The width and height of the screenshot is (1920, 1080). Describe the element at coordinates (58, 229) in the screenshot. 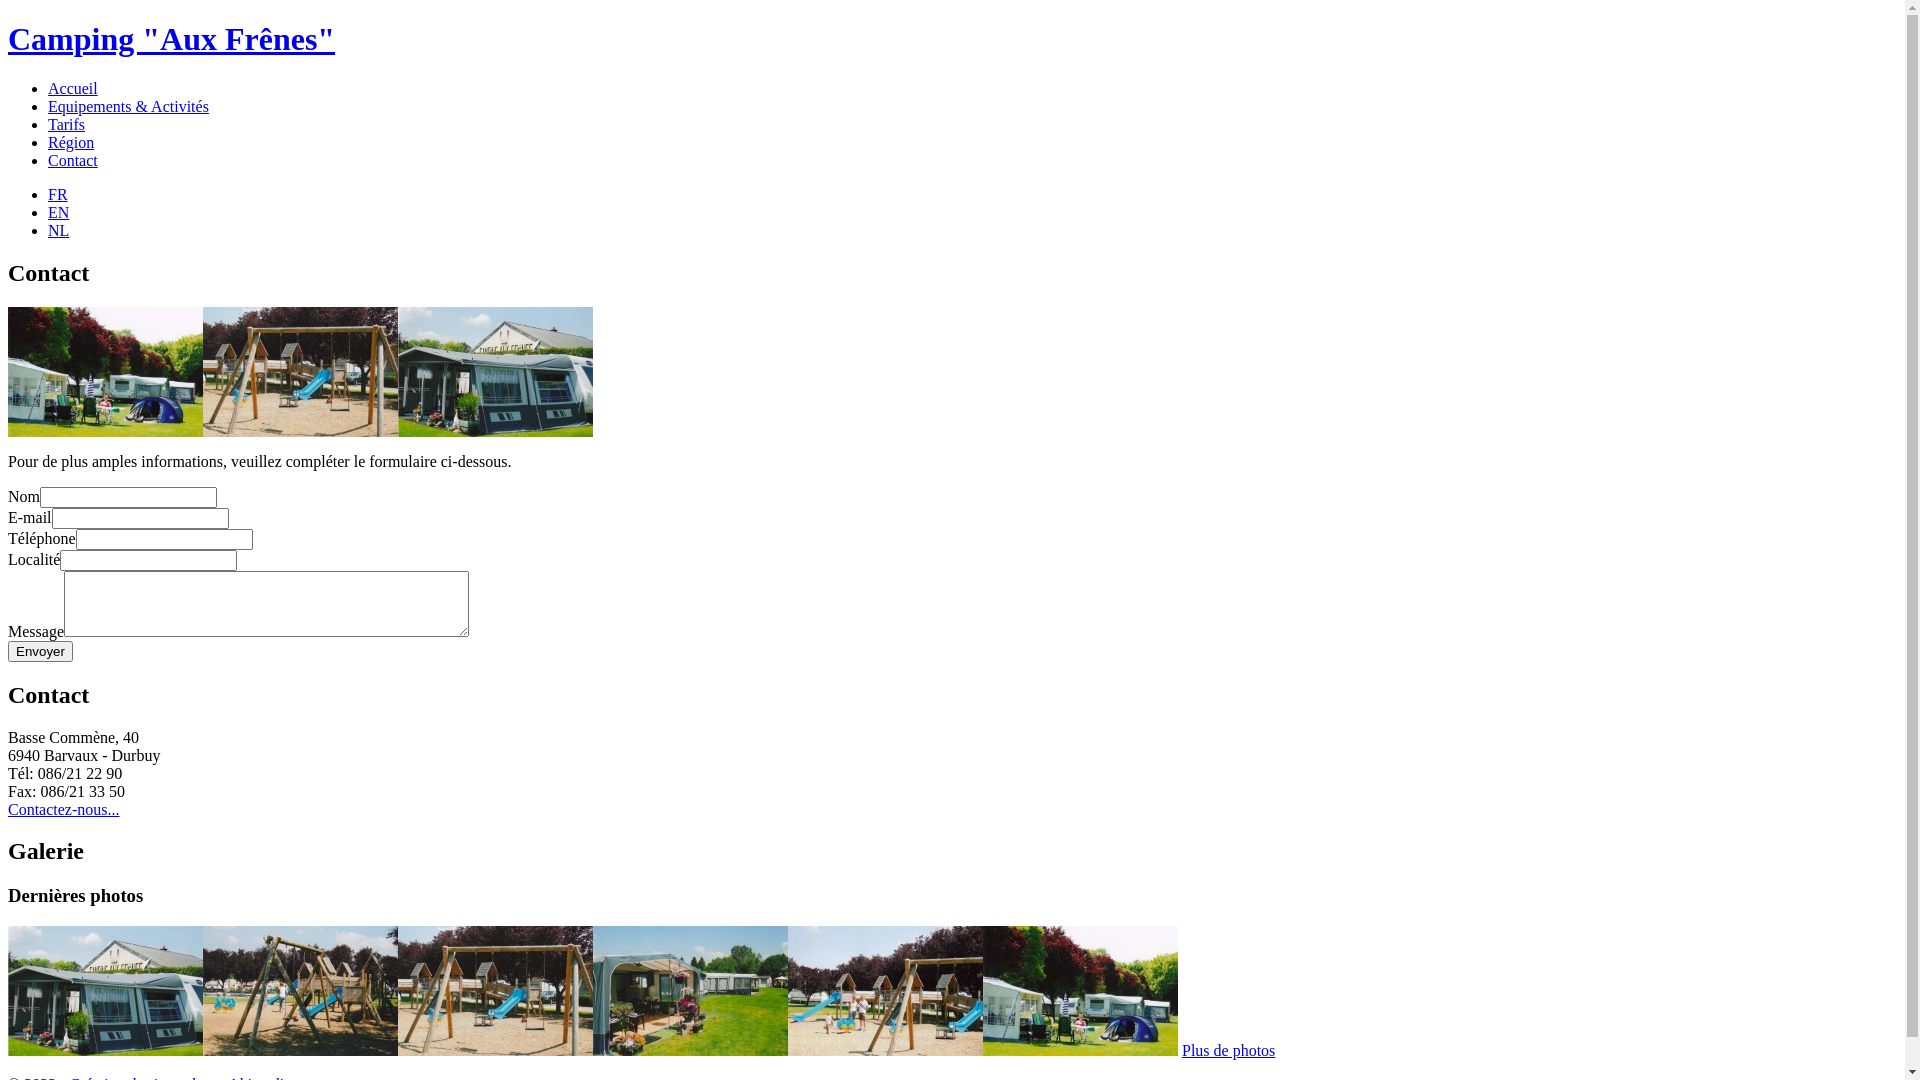

I see `'NL'` at that location.